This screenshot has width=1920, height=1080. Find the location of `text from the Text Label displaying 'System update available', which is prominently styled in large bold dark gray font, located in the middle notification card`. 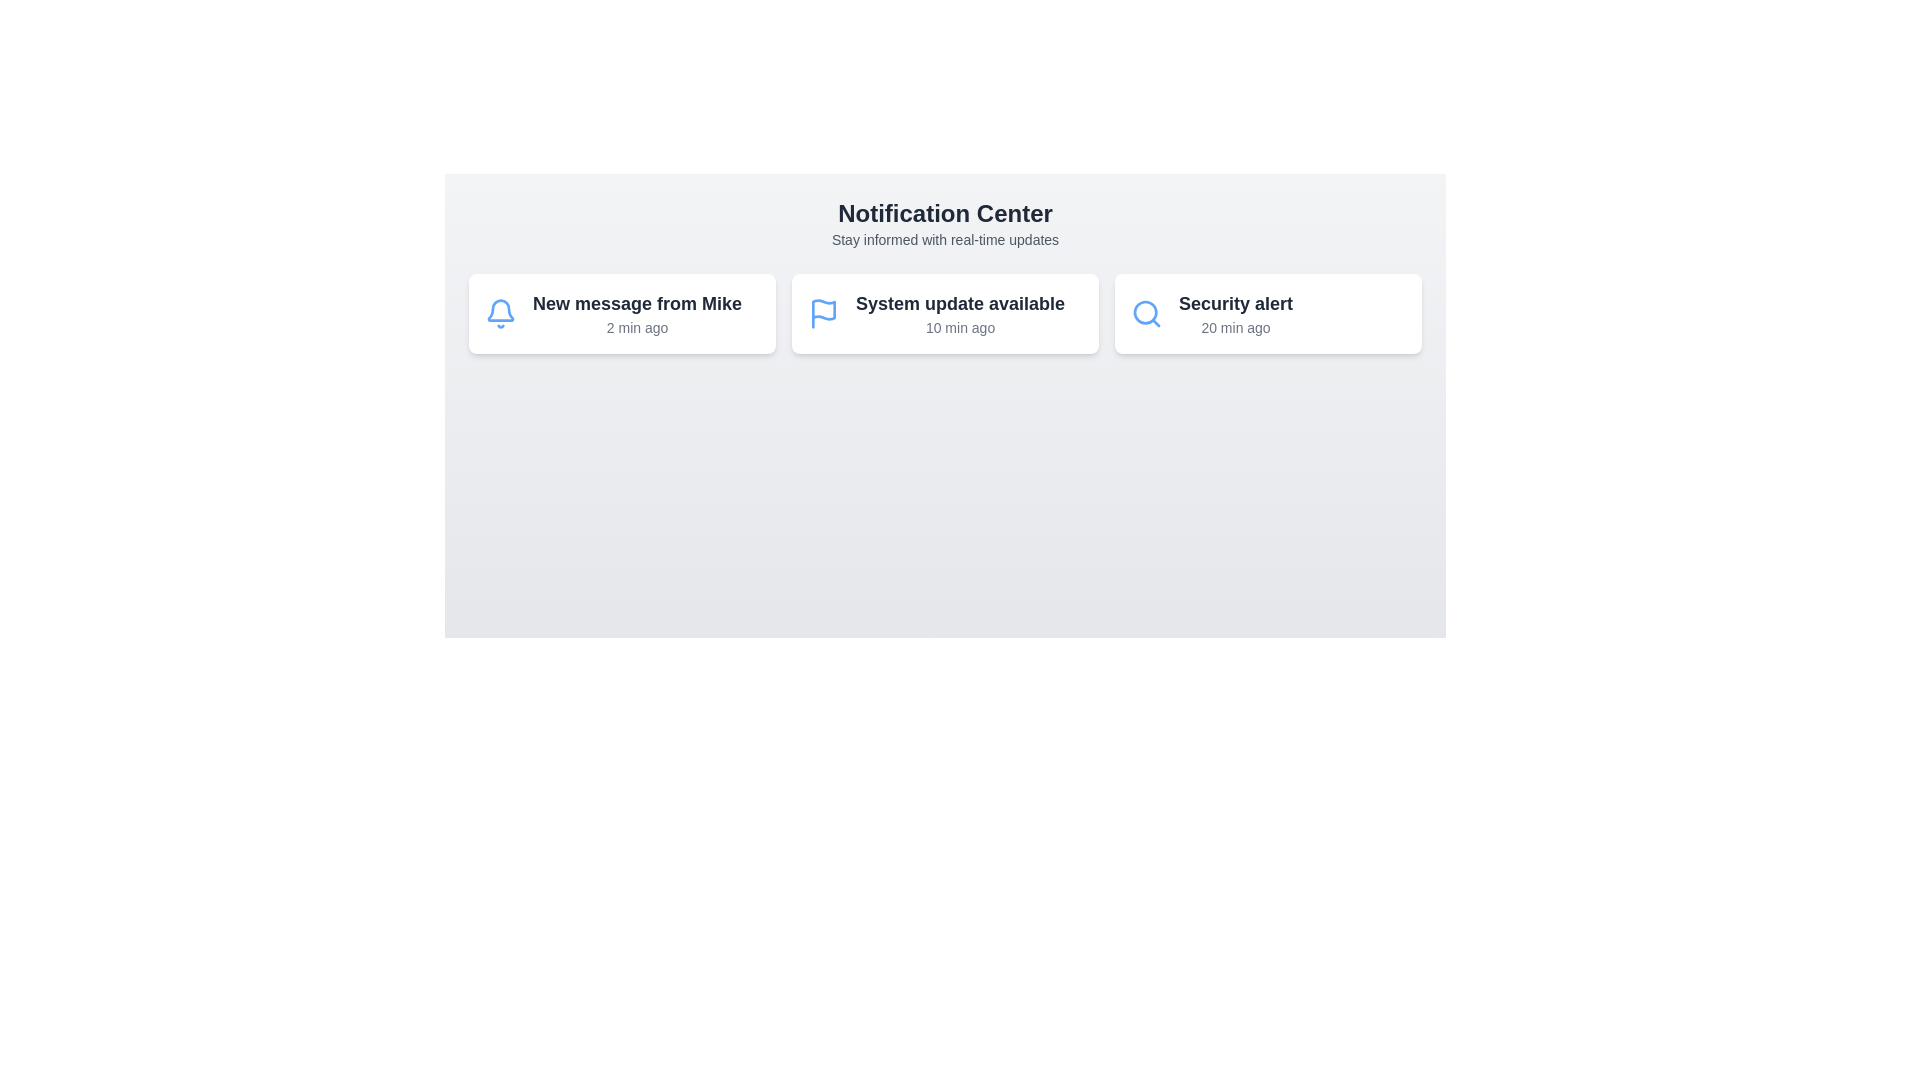

text from the Text Label displaying 'System update available', which is prominently styled in large bold dark gray font, located in the middle notification card is located at coordinates (960, 304).